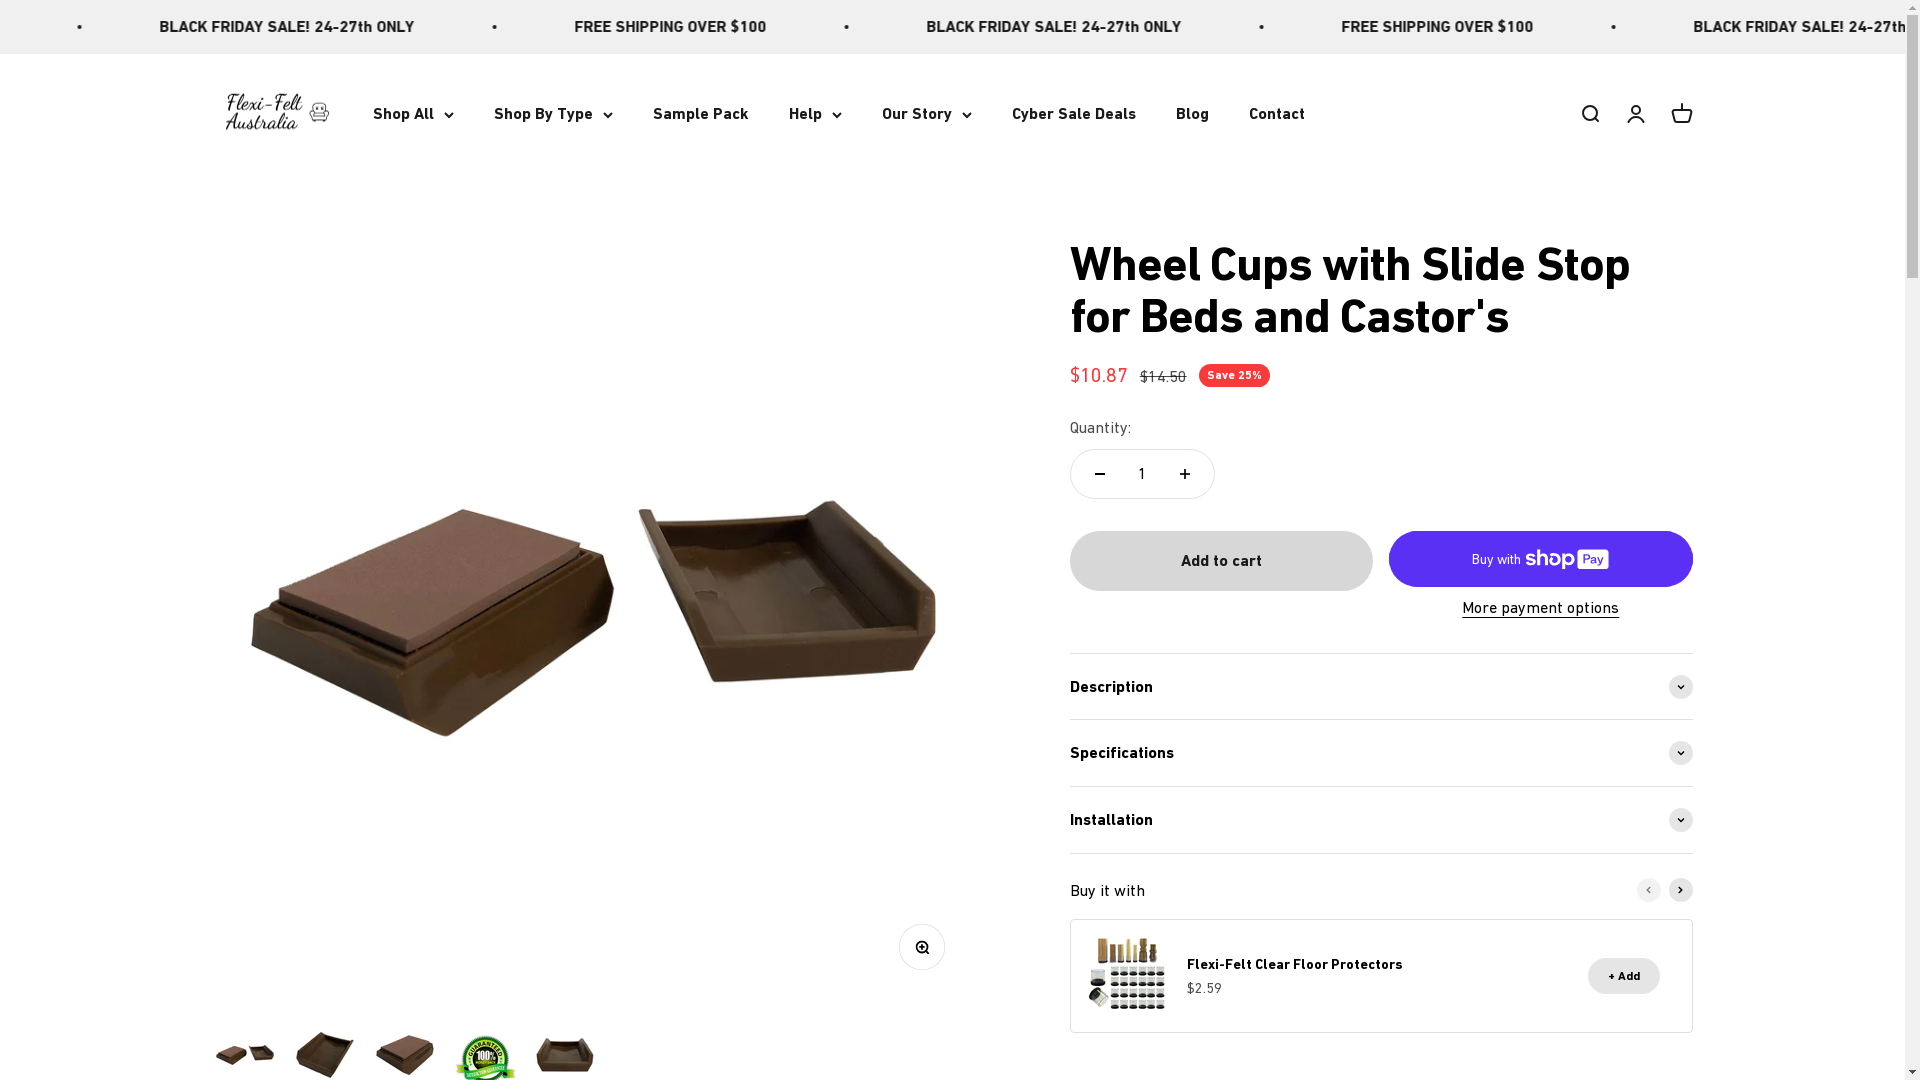 Image resolution: width=1920 pixels, height=1080 pixels. I want to click on 'Flexi-Felt Clear Floor Protectors', so click(1295, 963).